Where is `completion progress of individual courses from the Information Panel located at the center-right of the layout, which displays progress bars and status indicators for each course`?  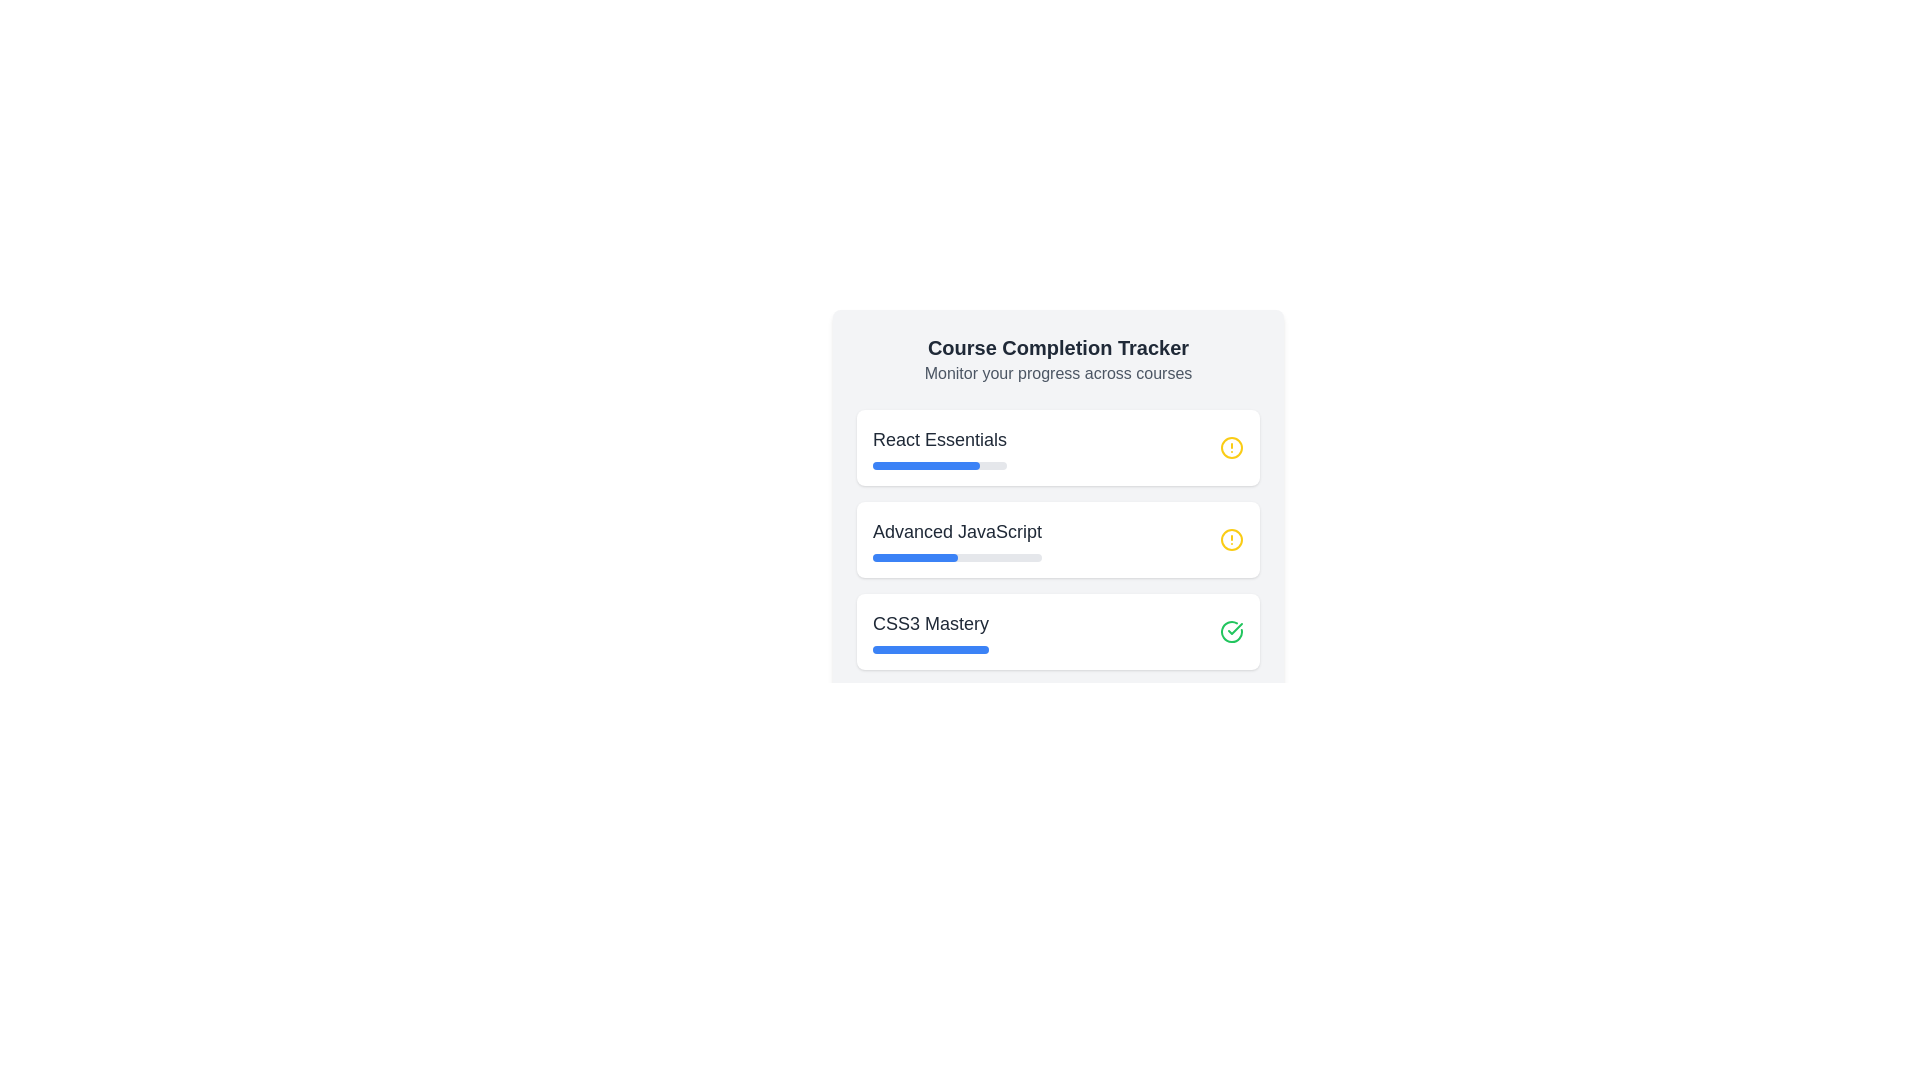 completion progress of individual courses from the Information Panel located at the center-right of the layout, which displays progress bars and status indicators for each course is located at coordinates (1057, 532).